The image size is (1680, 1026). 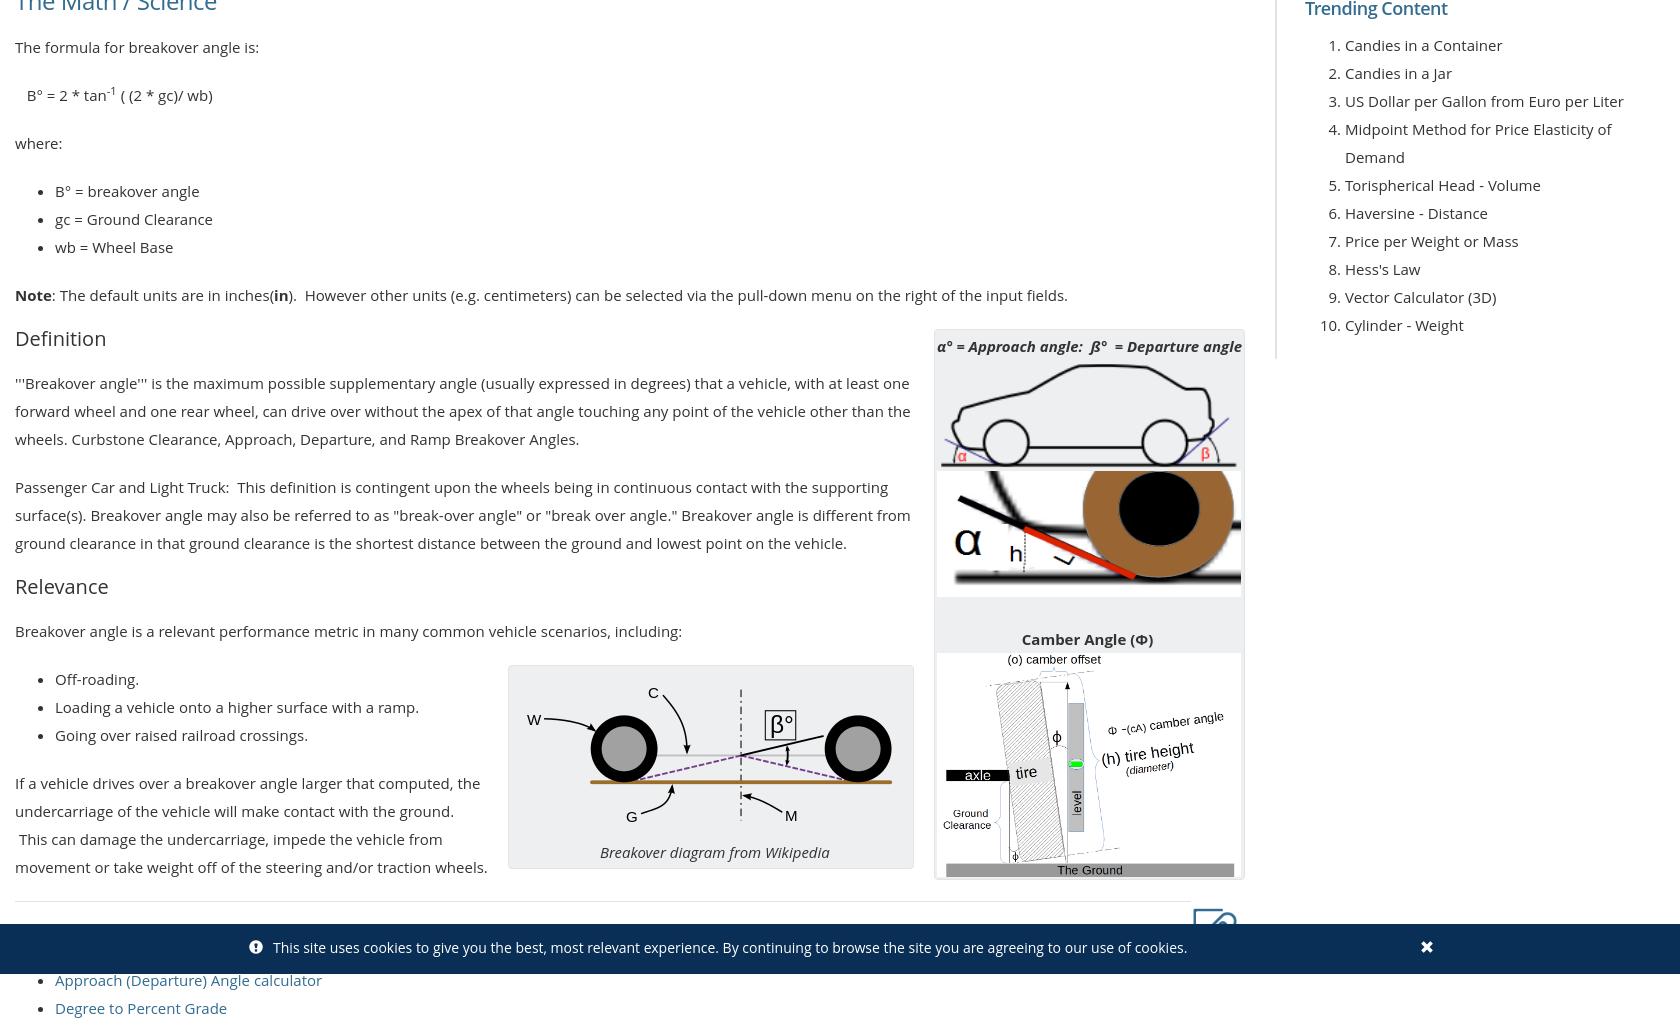 I want to click on 'Approach (Departure) Angle calculator', so click(x=188, y=978).